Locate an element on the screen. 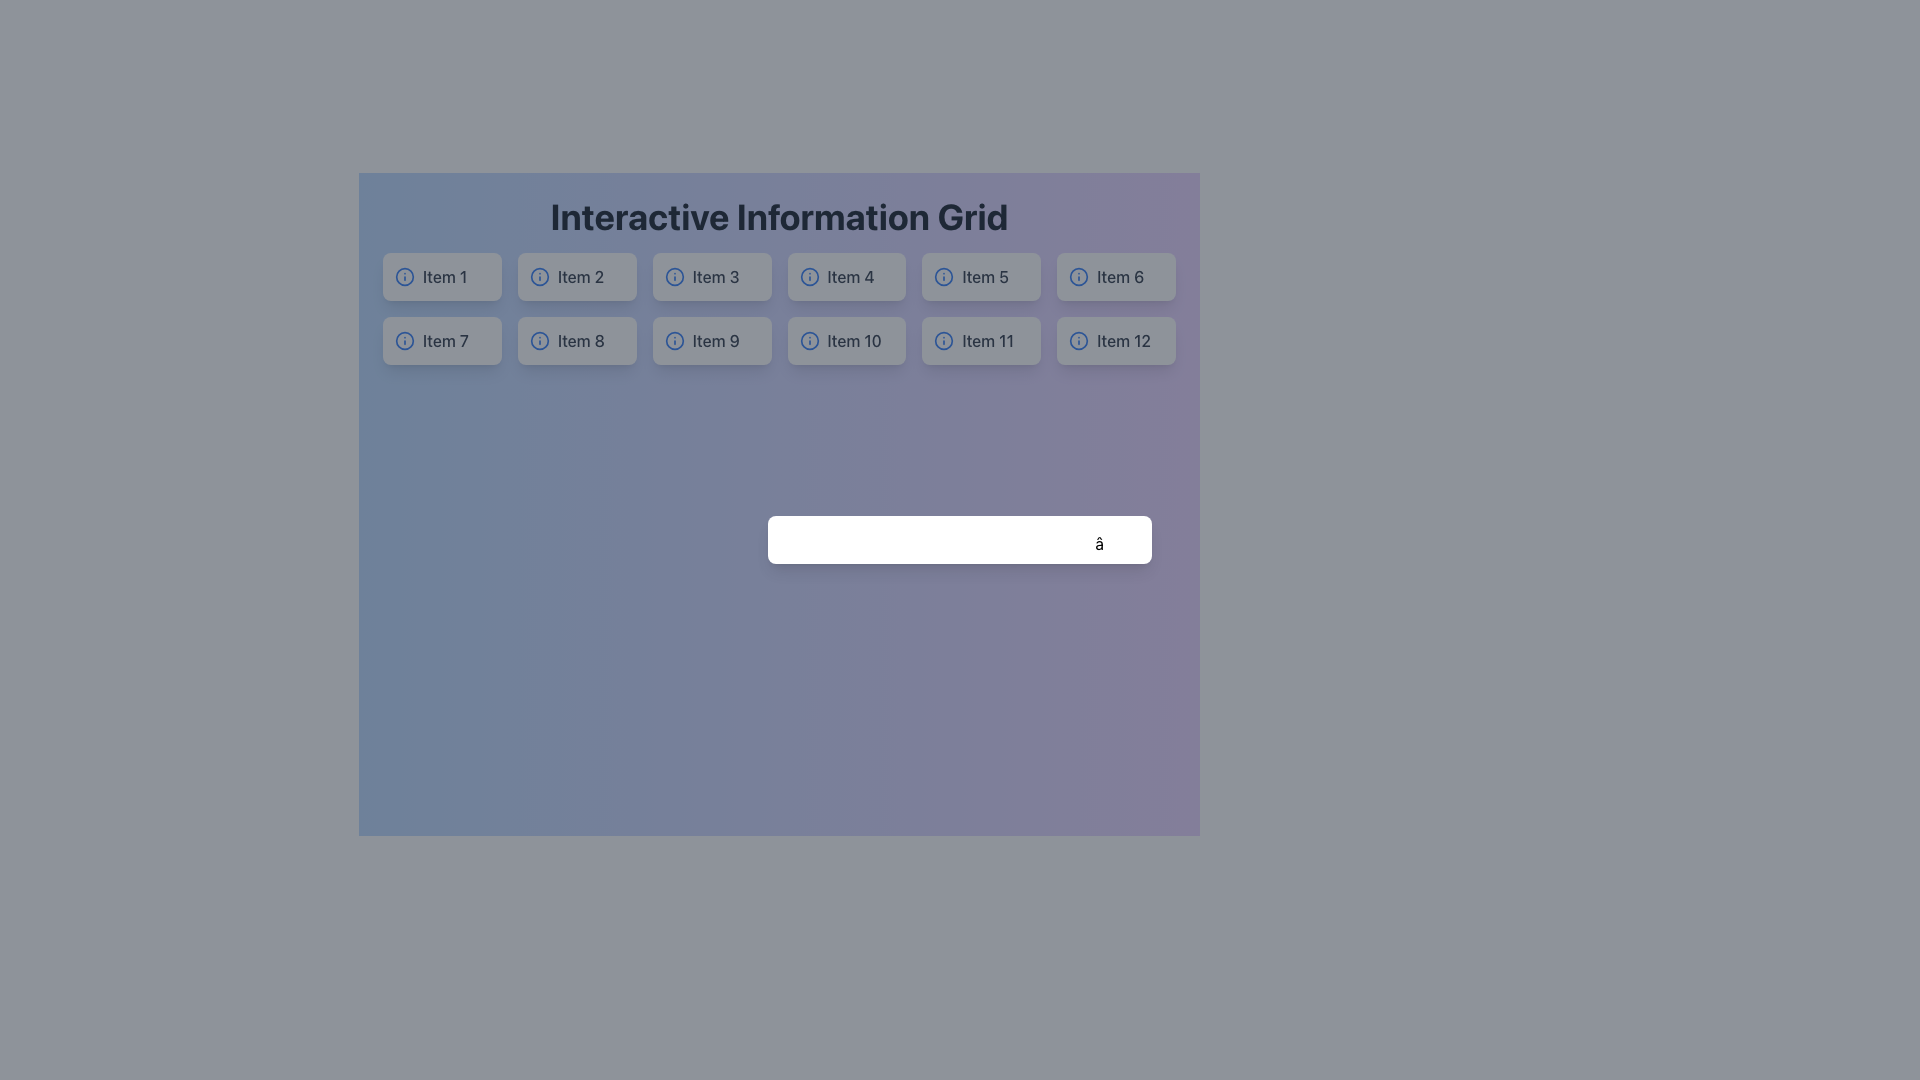 The image size is (1920, 1080). the Text label located in the second row, third column of the grid layout, which provides a description or identifier is located at coordinates (716, 339).